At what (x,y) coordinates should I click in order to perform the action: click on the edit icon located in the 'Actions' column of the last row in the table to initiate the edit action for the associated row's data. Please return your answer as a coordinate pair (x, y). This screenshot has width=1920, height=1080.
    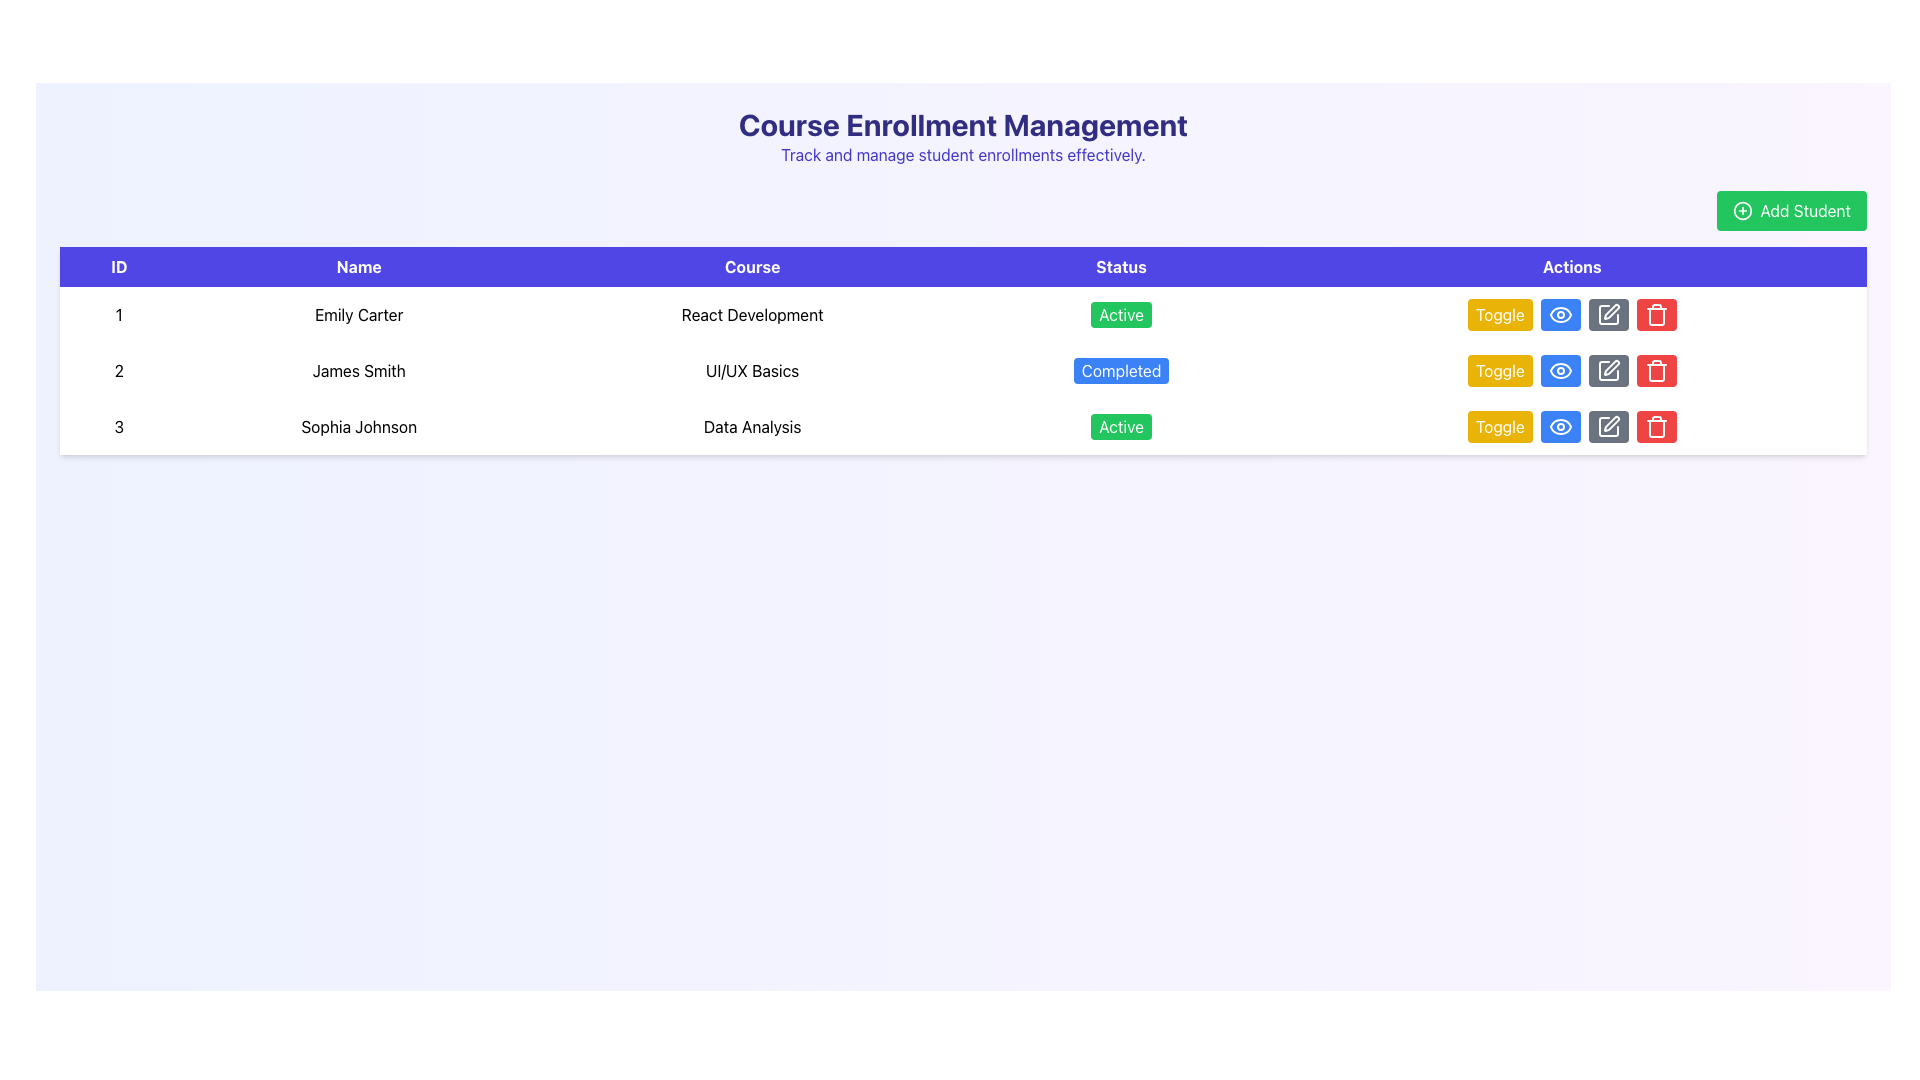
    Looking at the image, I should click on (1611, 367).